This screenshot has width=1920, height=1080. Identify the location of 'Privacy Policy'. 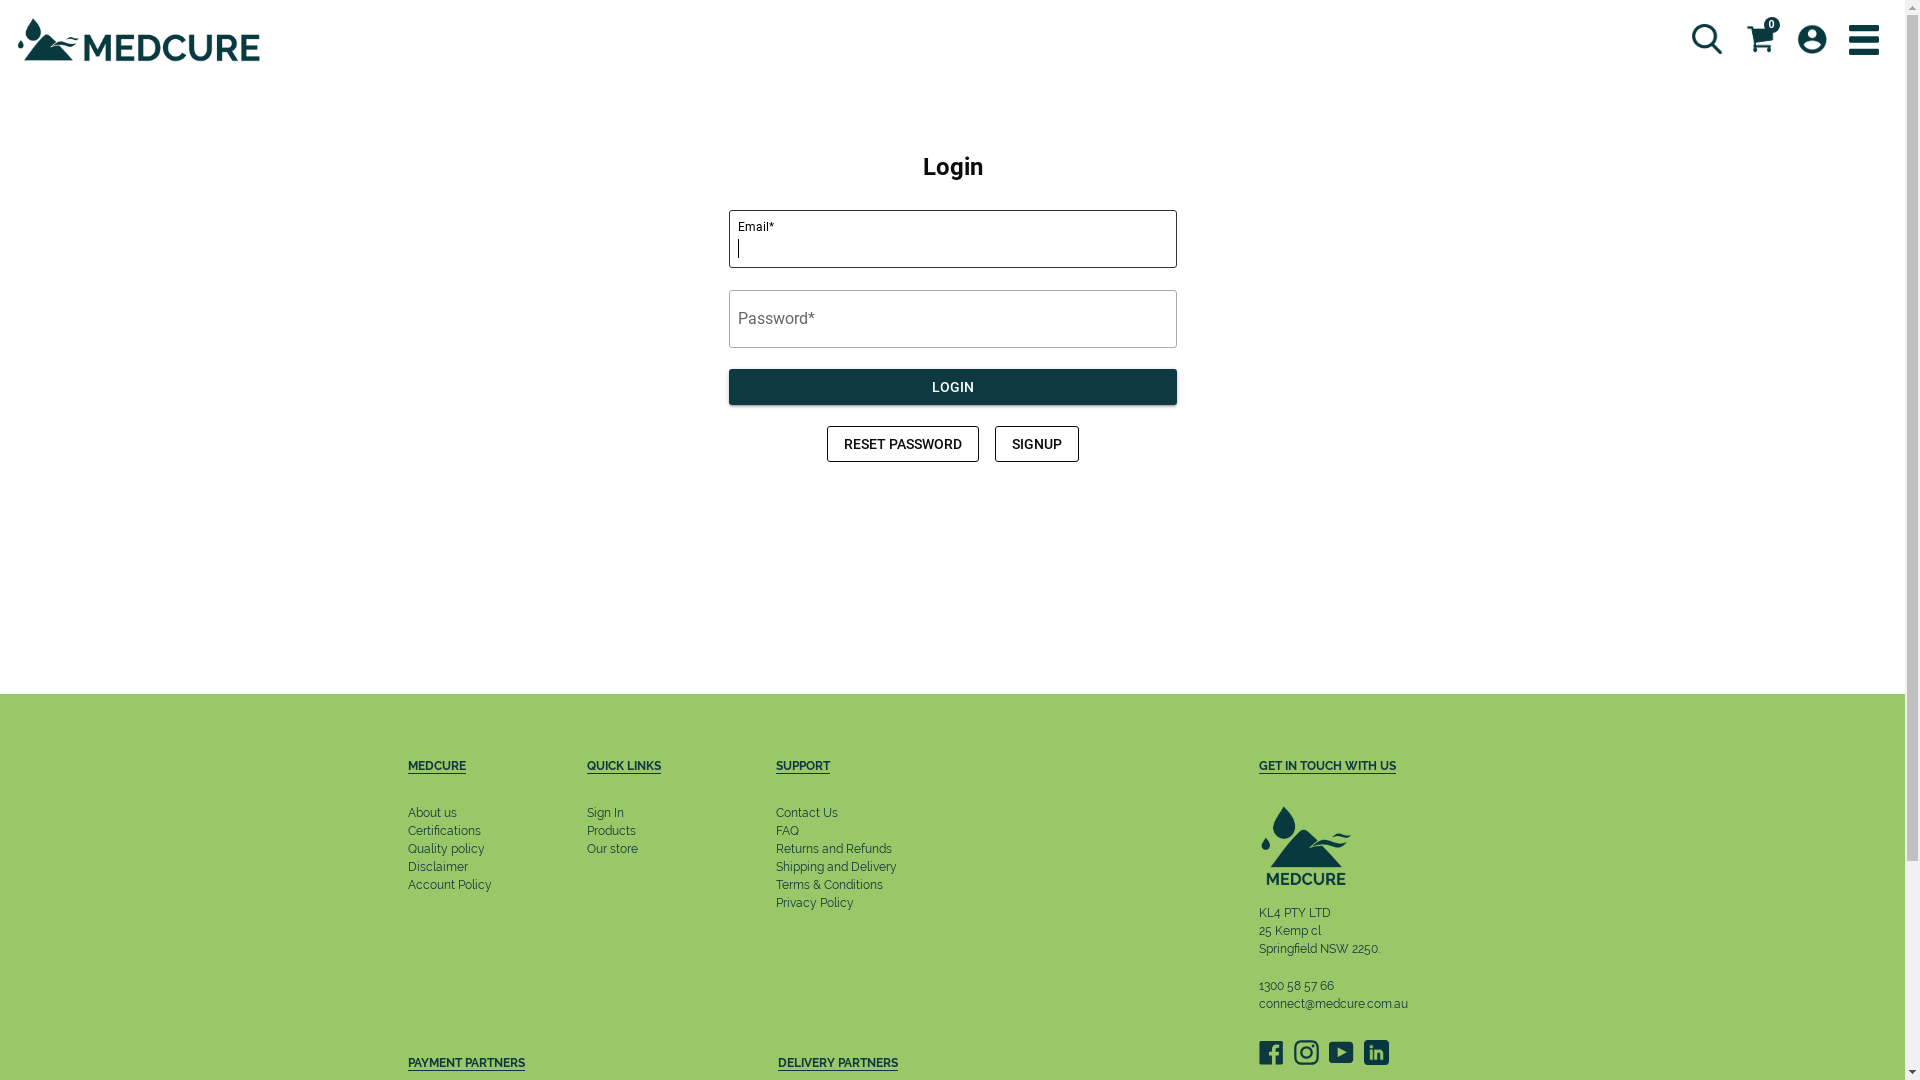
(815, 902).